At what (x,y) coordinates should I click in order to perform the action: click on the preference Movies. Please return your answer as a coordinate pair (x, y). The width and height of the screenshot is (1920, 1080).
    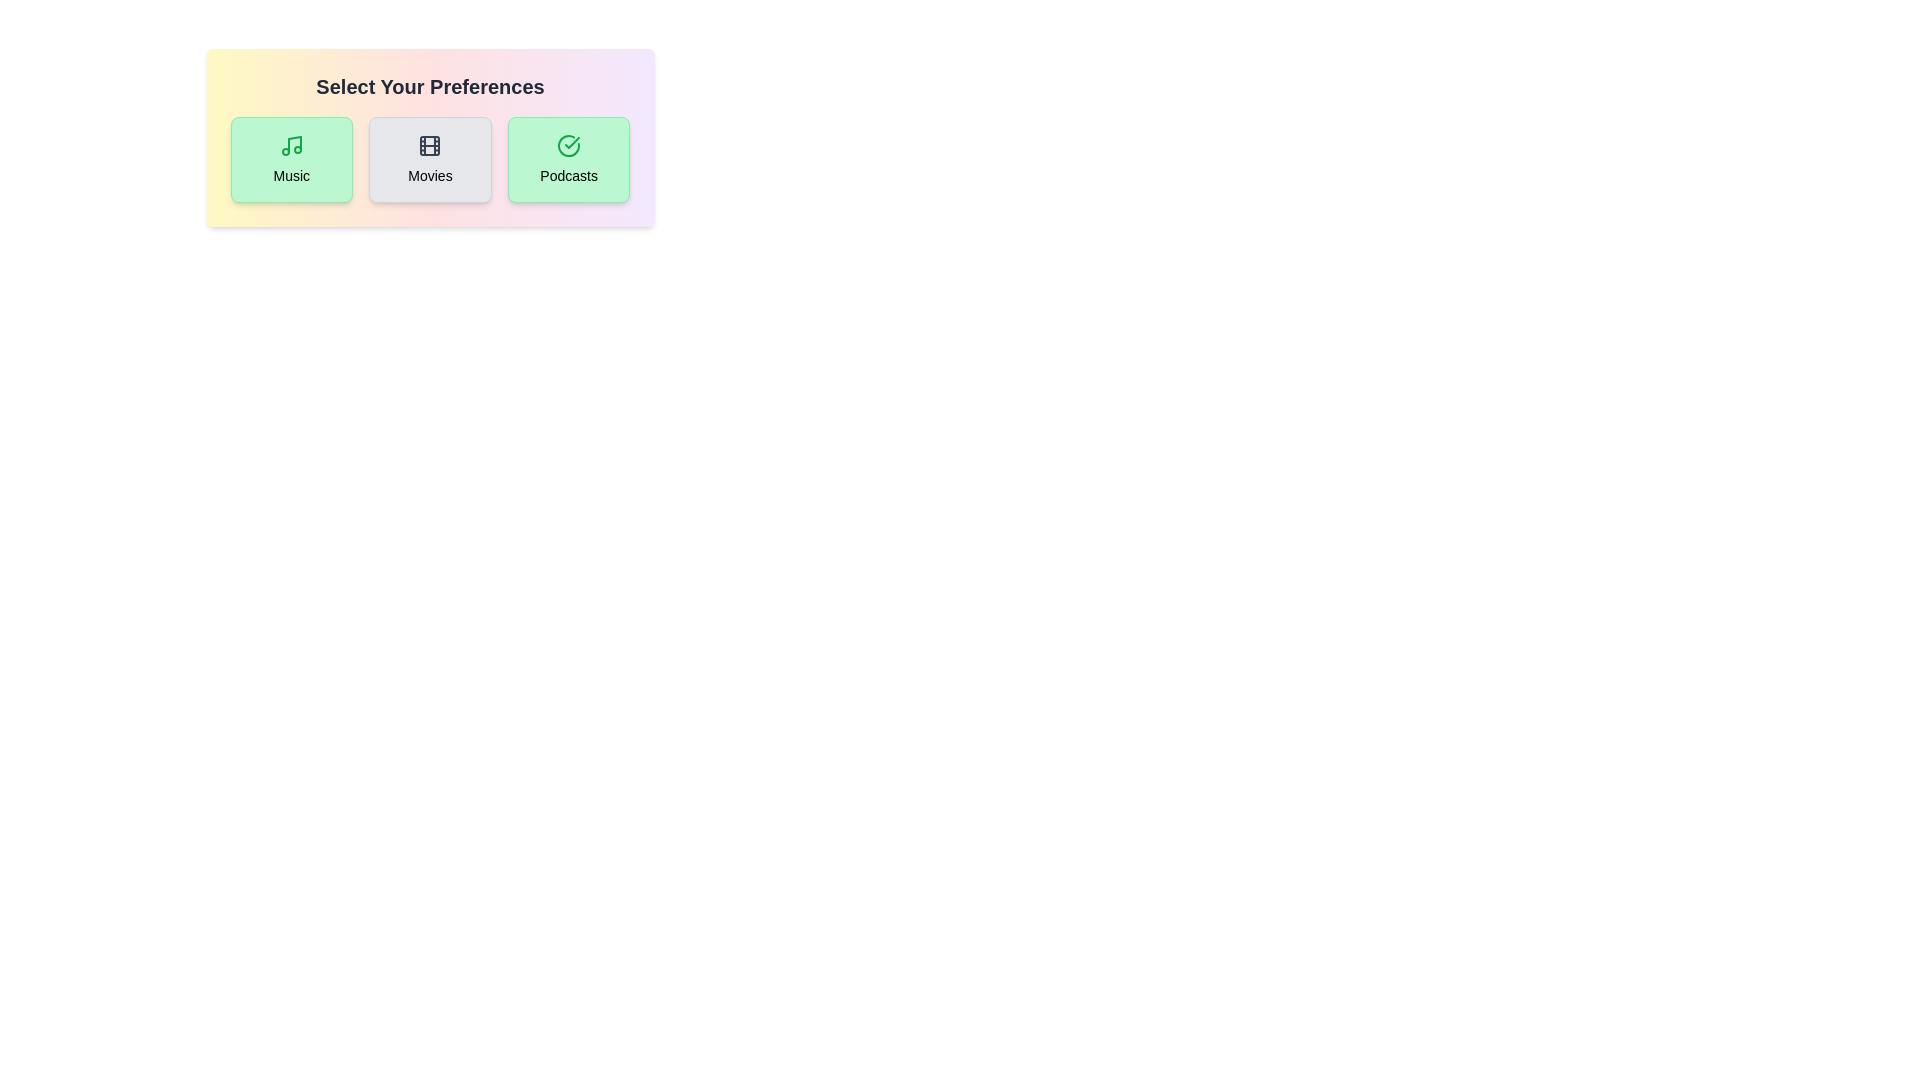
    Looking at the image, I should click on (429, 158).